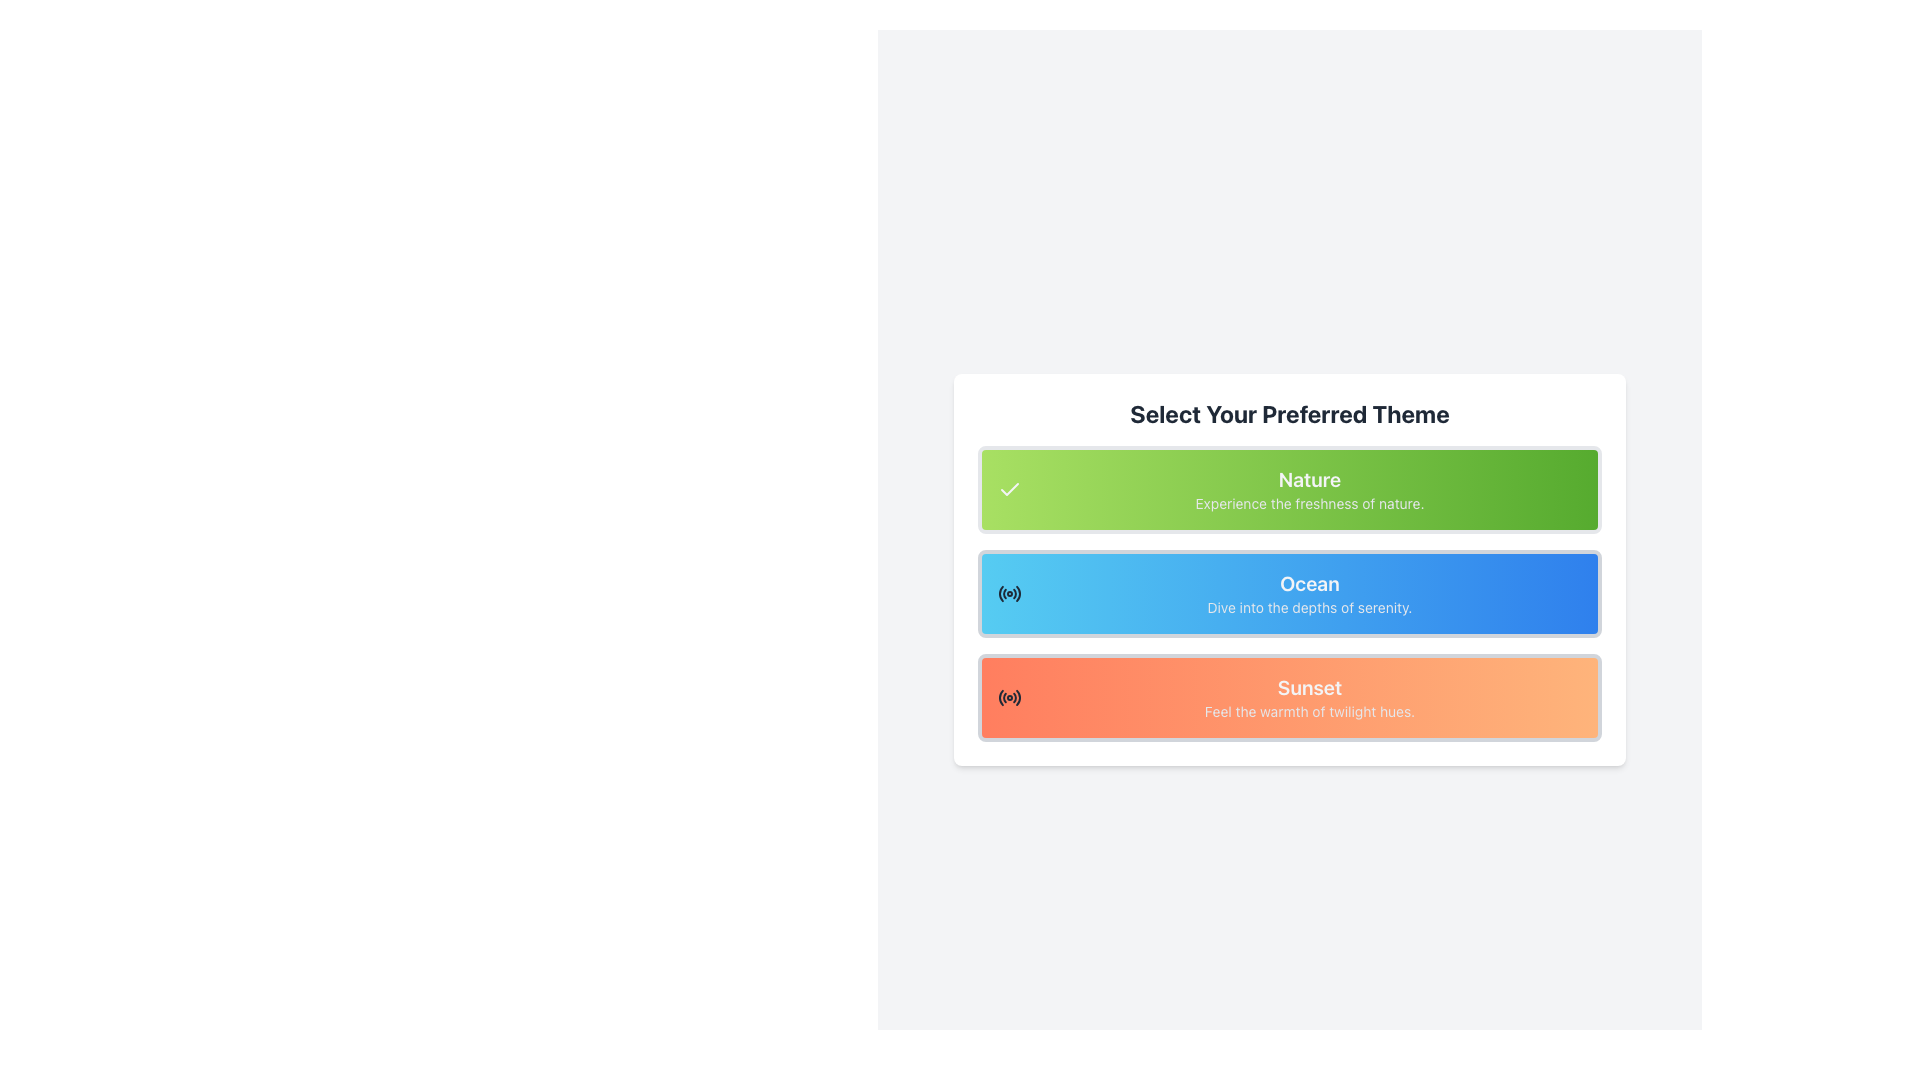  I want to click on the 'Nature' theme icon, which is a visual indicator within the green button labeled 'Nature' on the 'Select Your Preferred Theme' list, so click(1009, 489).